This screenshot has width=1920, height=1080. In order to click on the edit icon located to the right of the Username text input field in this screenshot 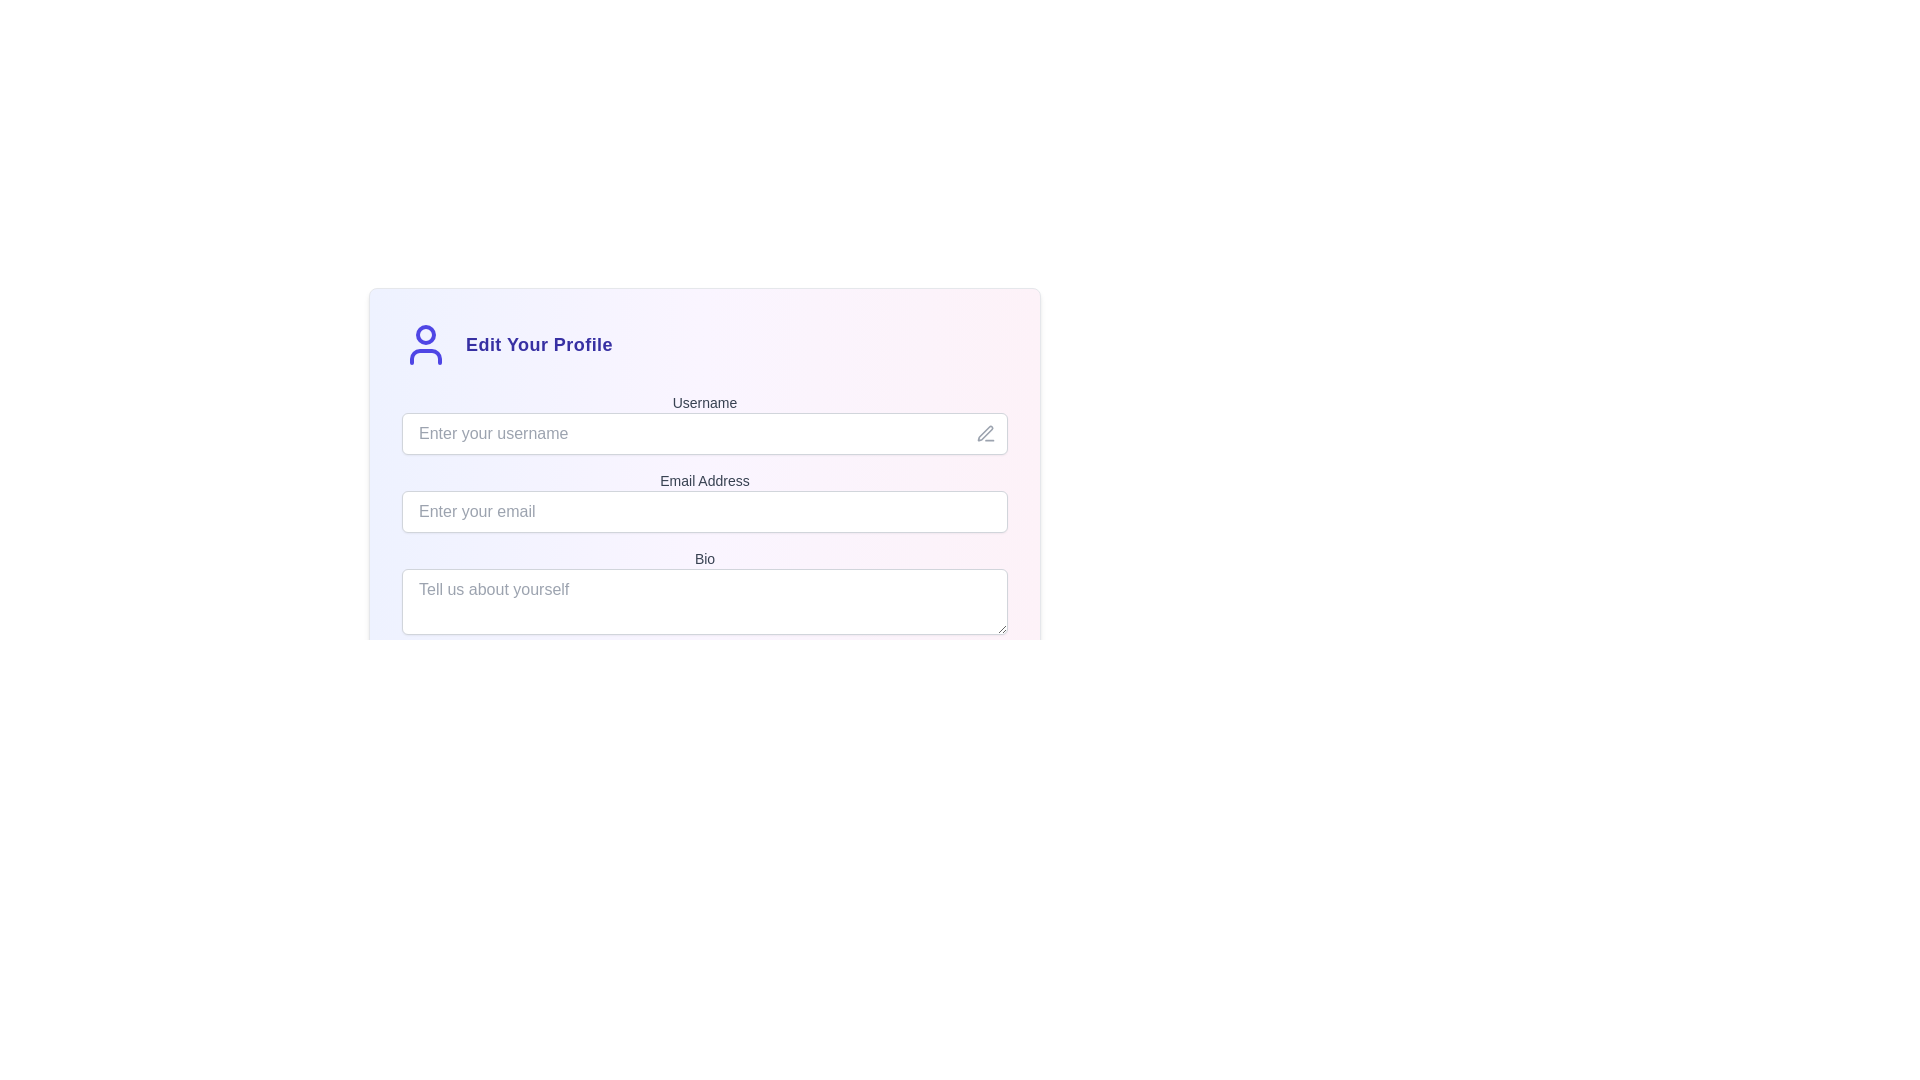, I will do `click(985, 433)`.